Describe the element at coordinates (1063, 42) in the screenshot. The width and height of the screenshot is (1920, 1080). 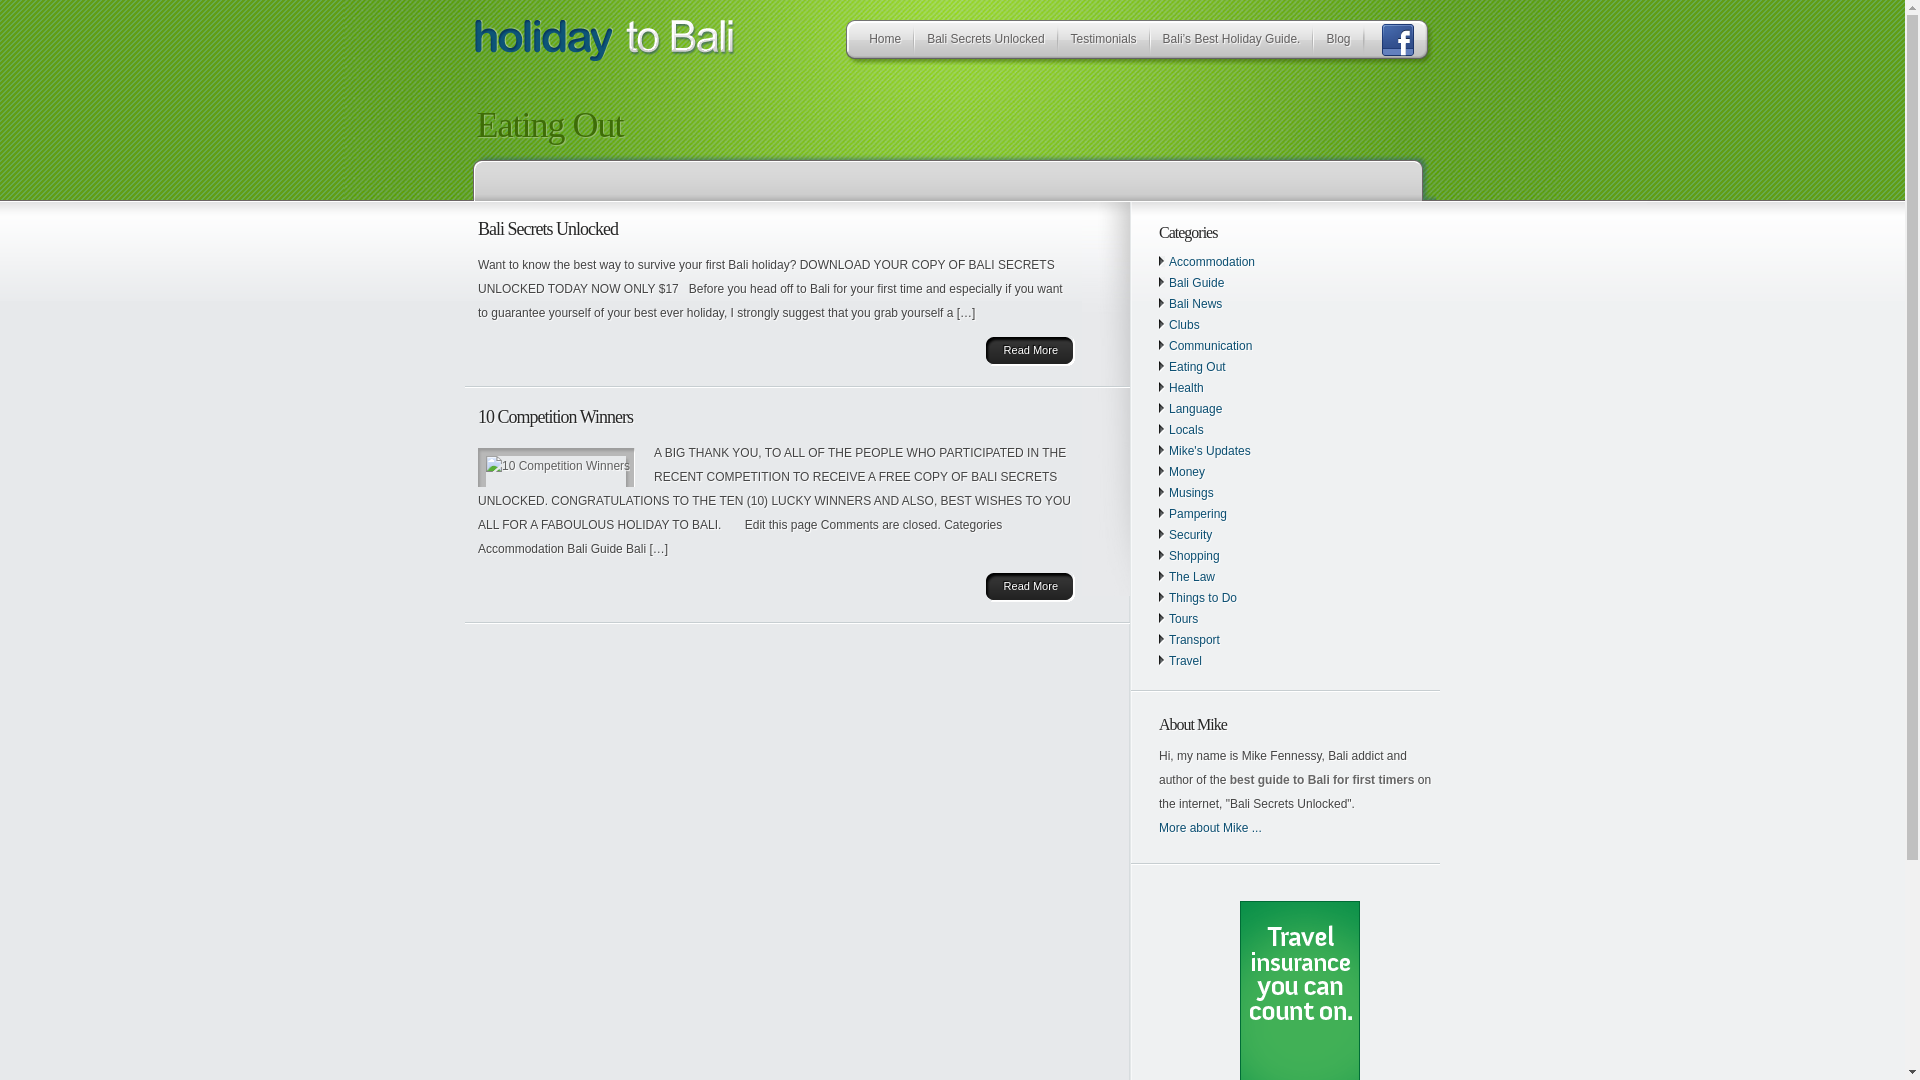
I see `'Testimonials'` at that location.